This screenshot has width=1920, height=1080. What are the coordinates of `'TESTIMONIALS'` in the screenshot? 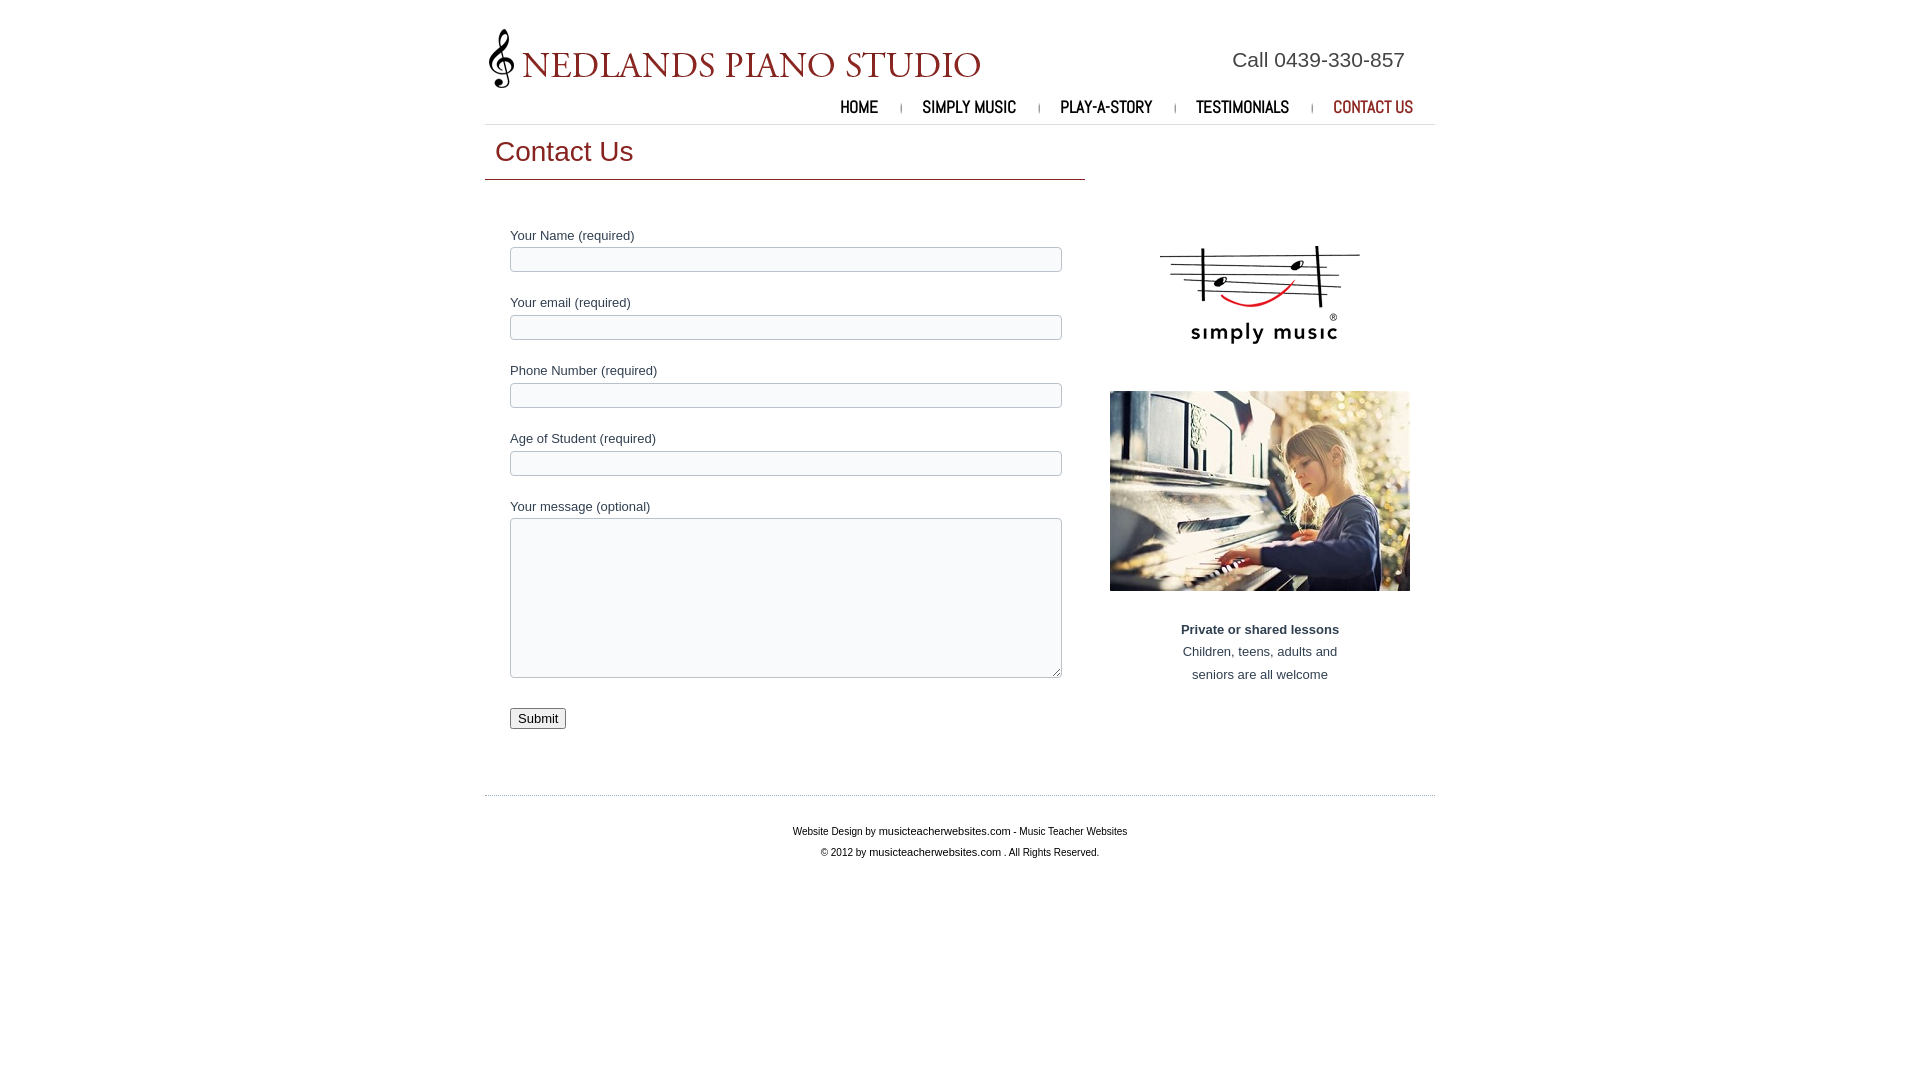 It's located at (1241, 107).